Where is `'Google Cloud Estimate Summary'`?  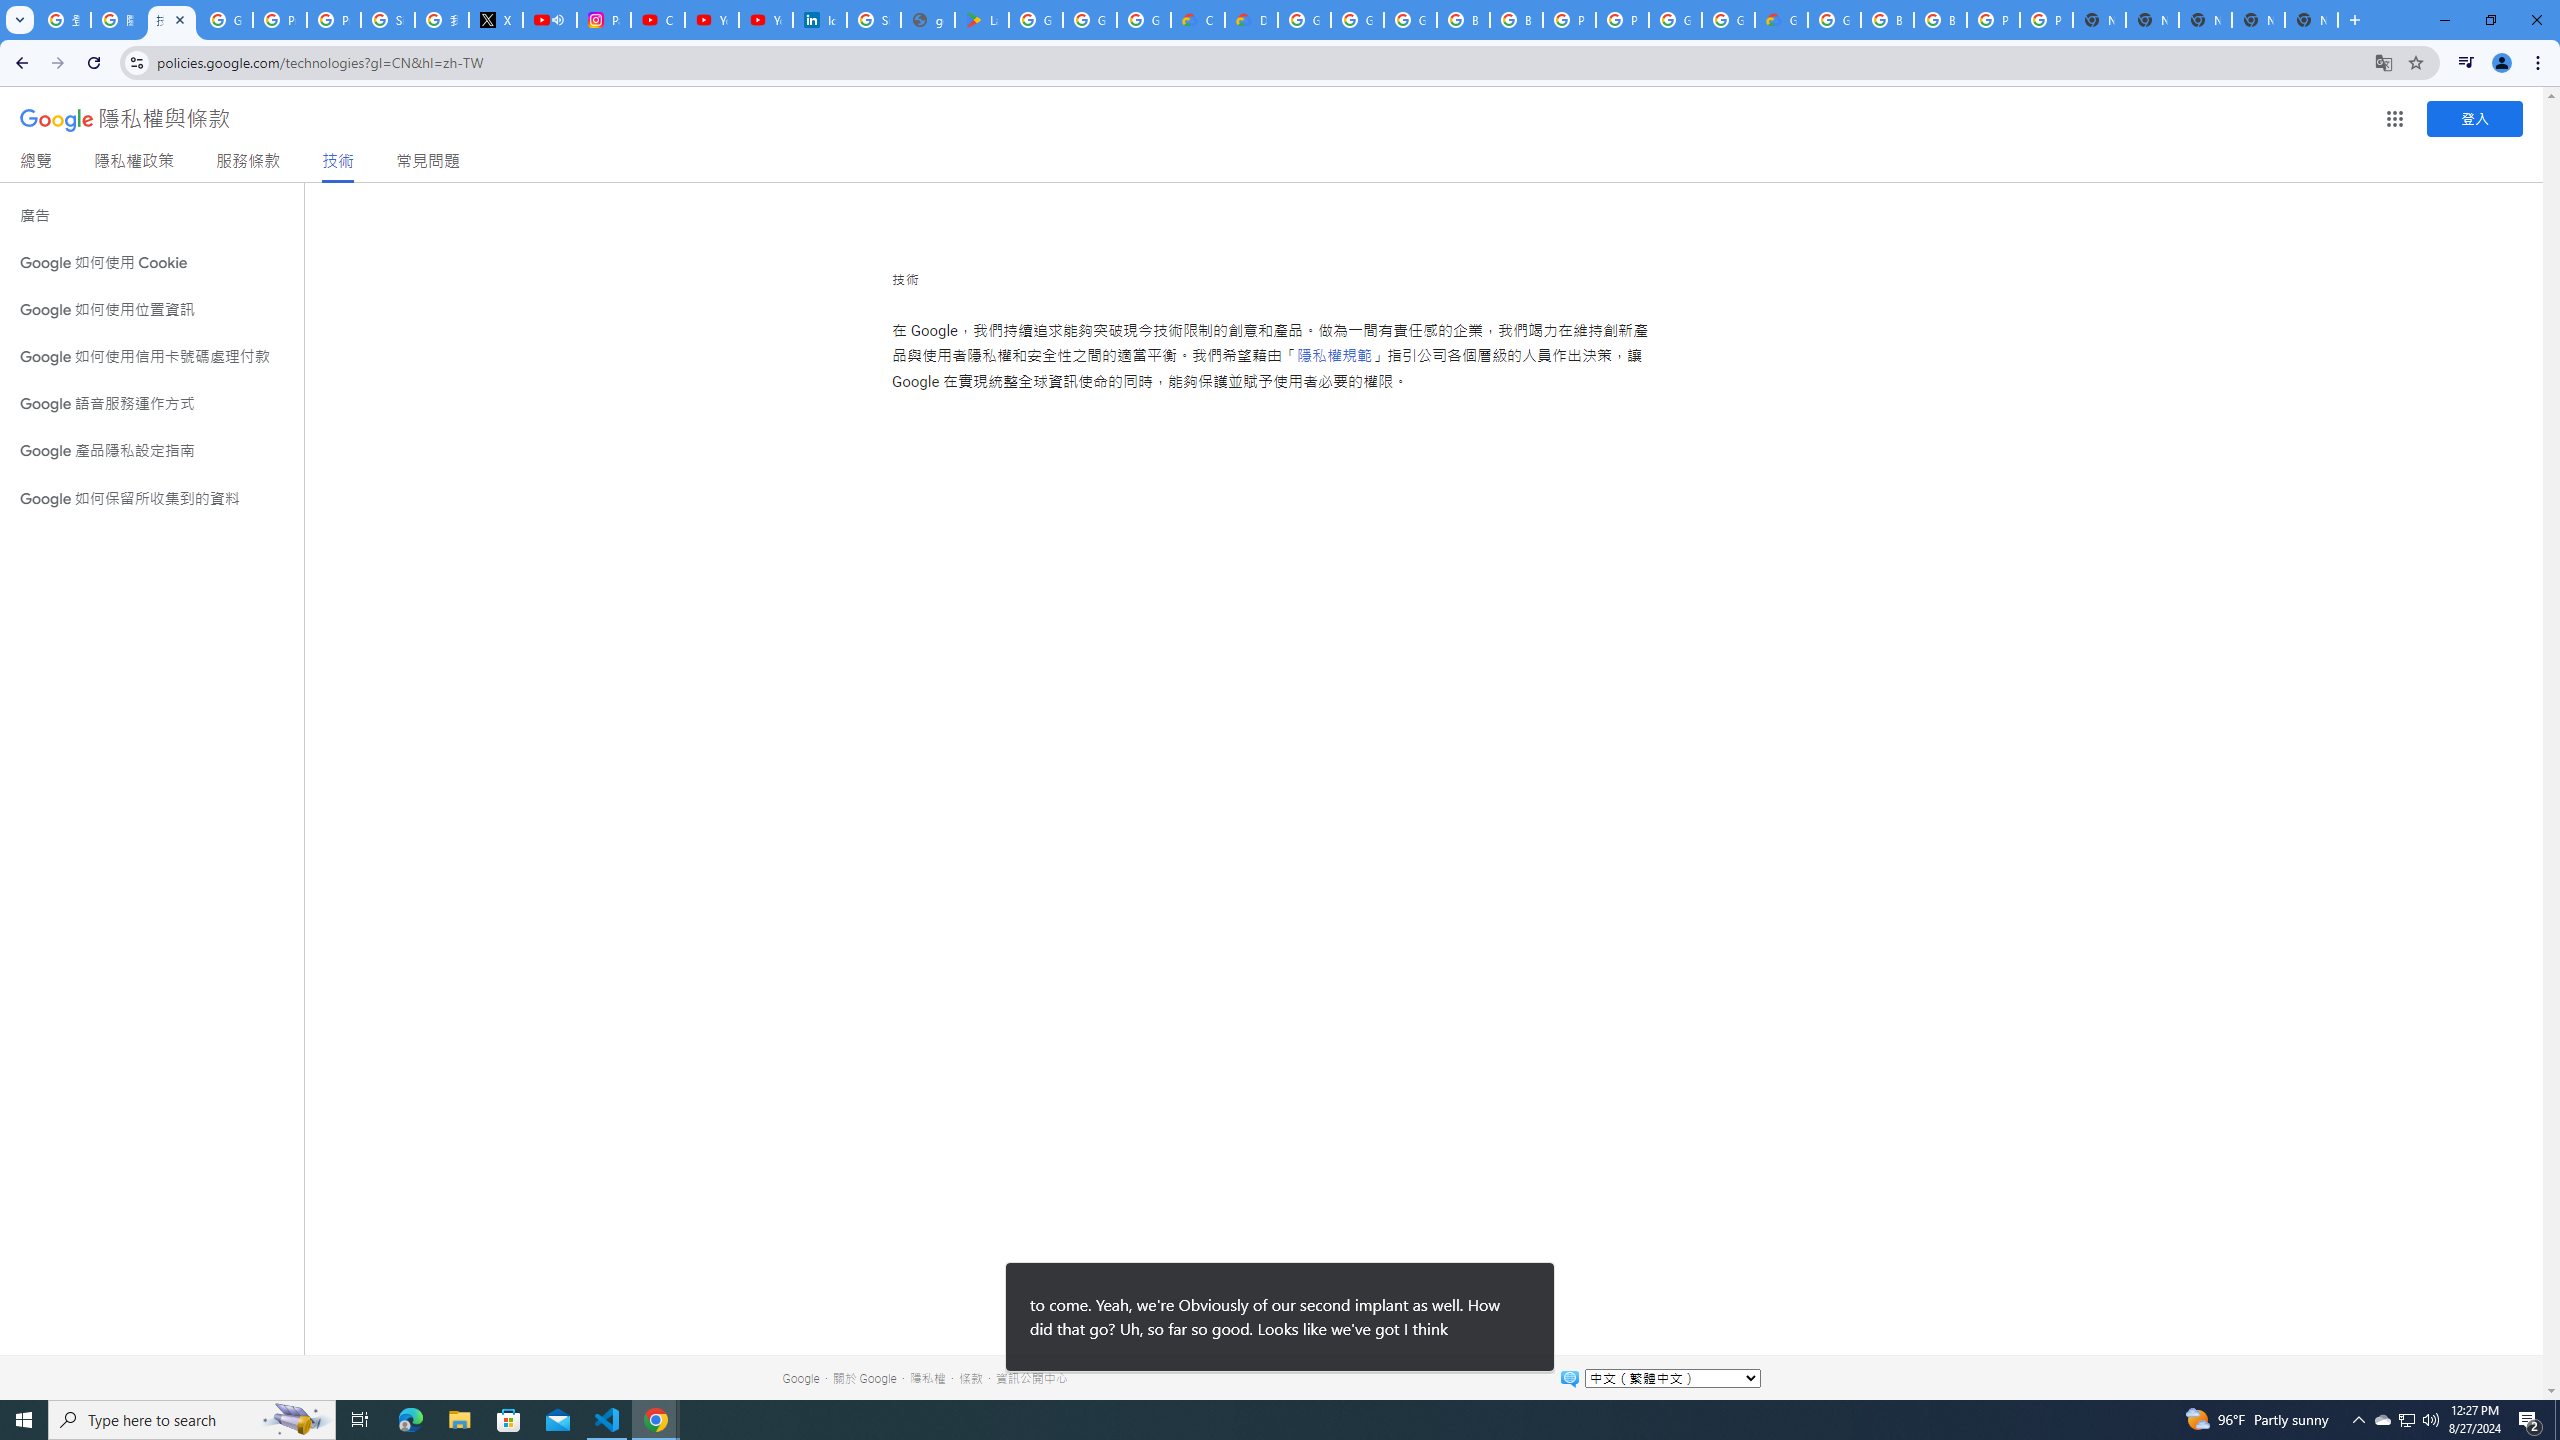 'Google Cloud Estimate Summary' is located at coordinates (1781, 19).